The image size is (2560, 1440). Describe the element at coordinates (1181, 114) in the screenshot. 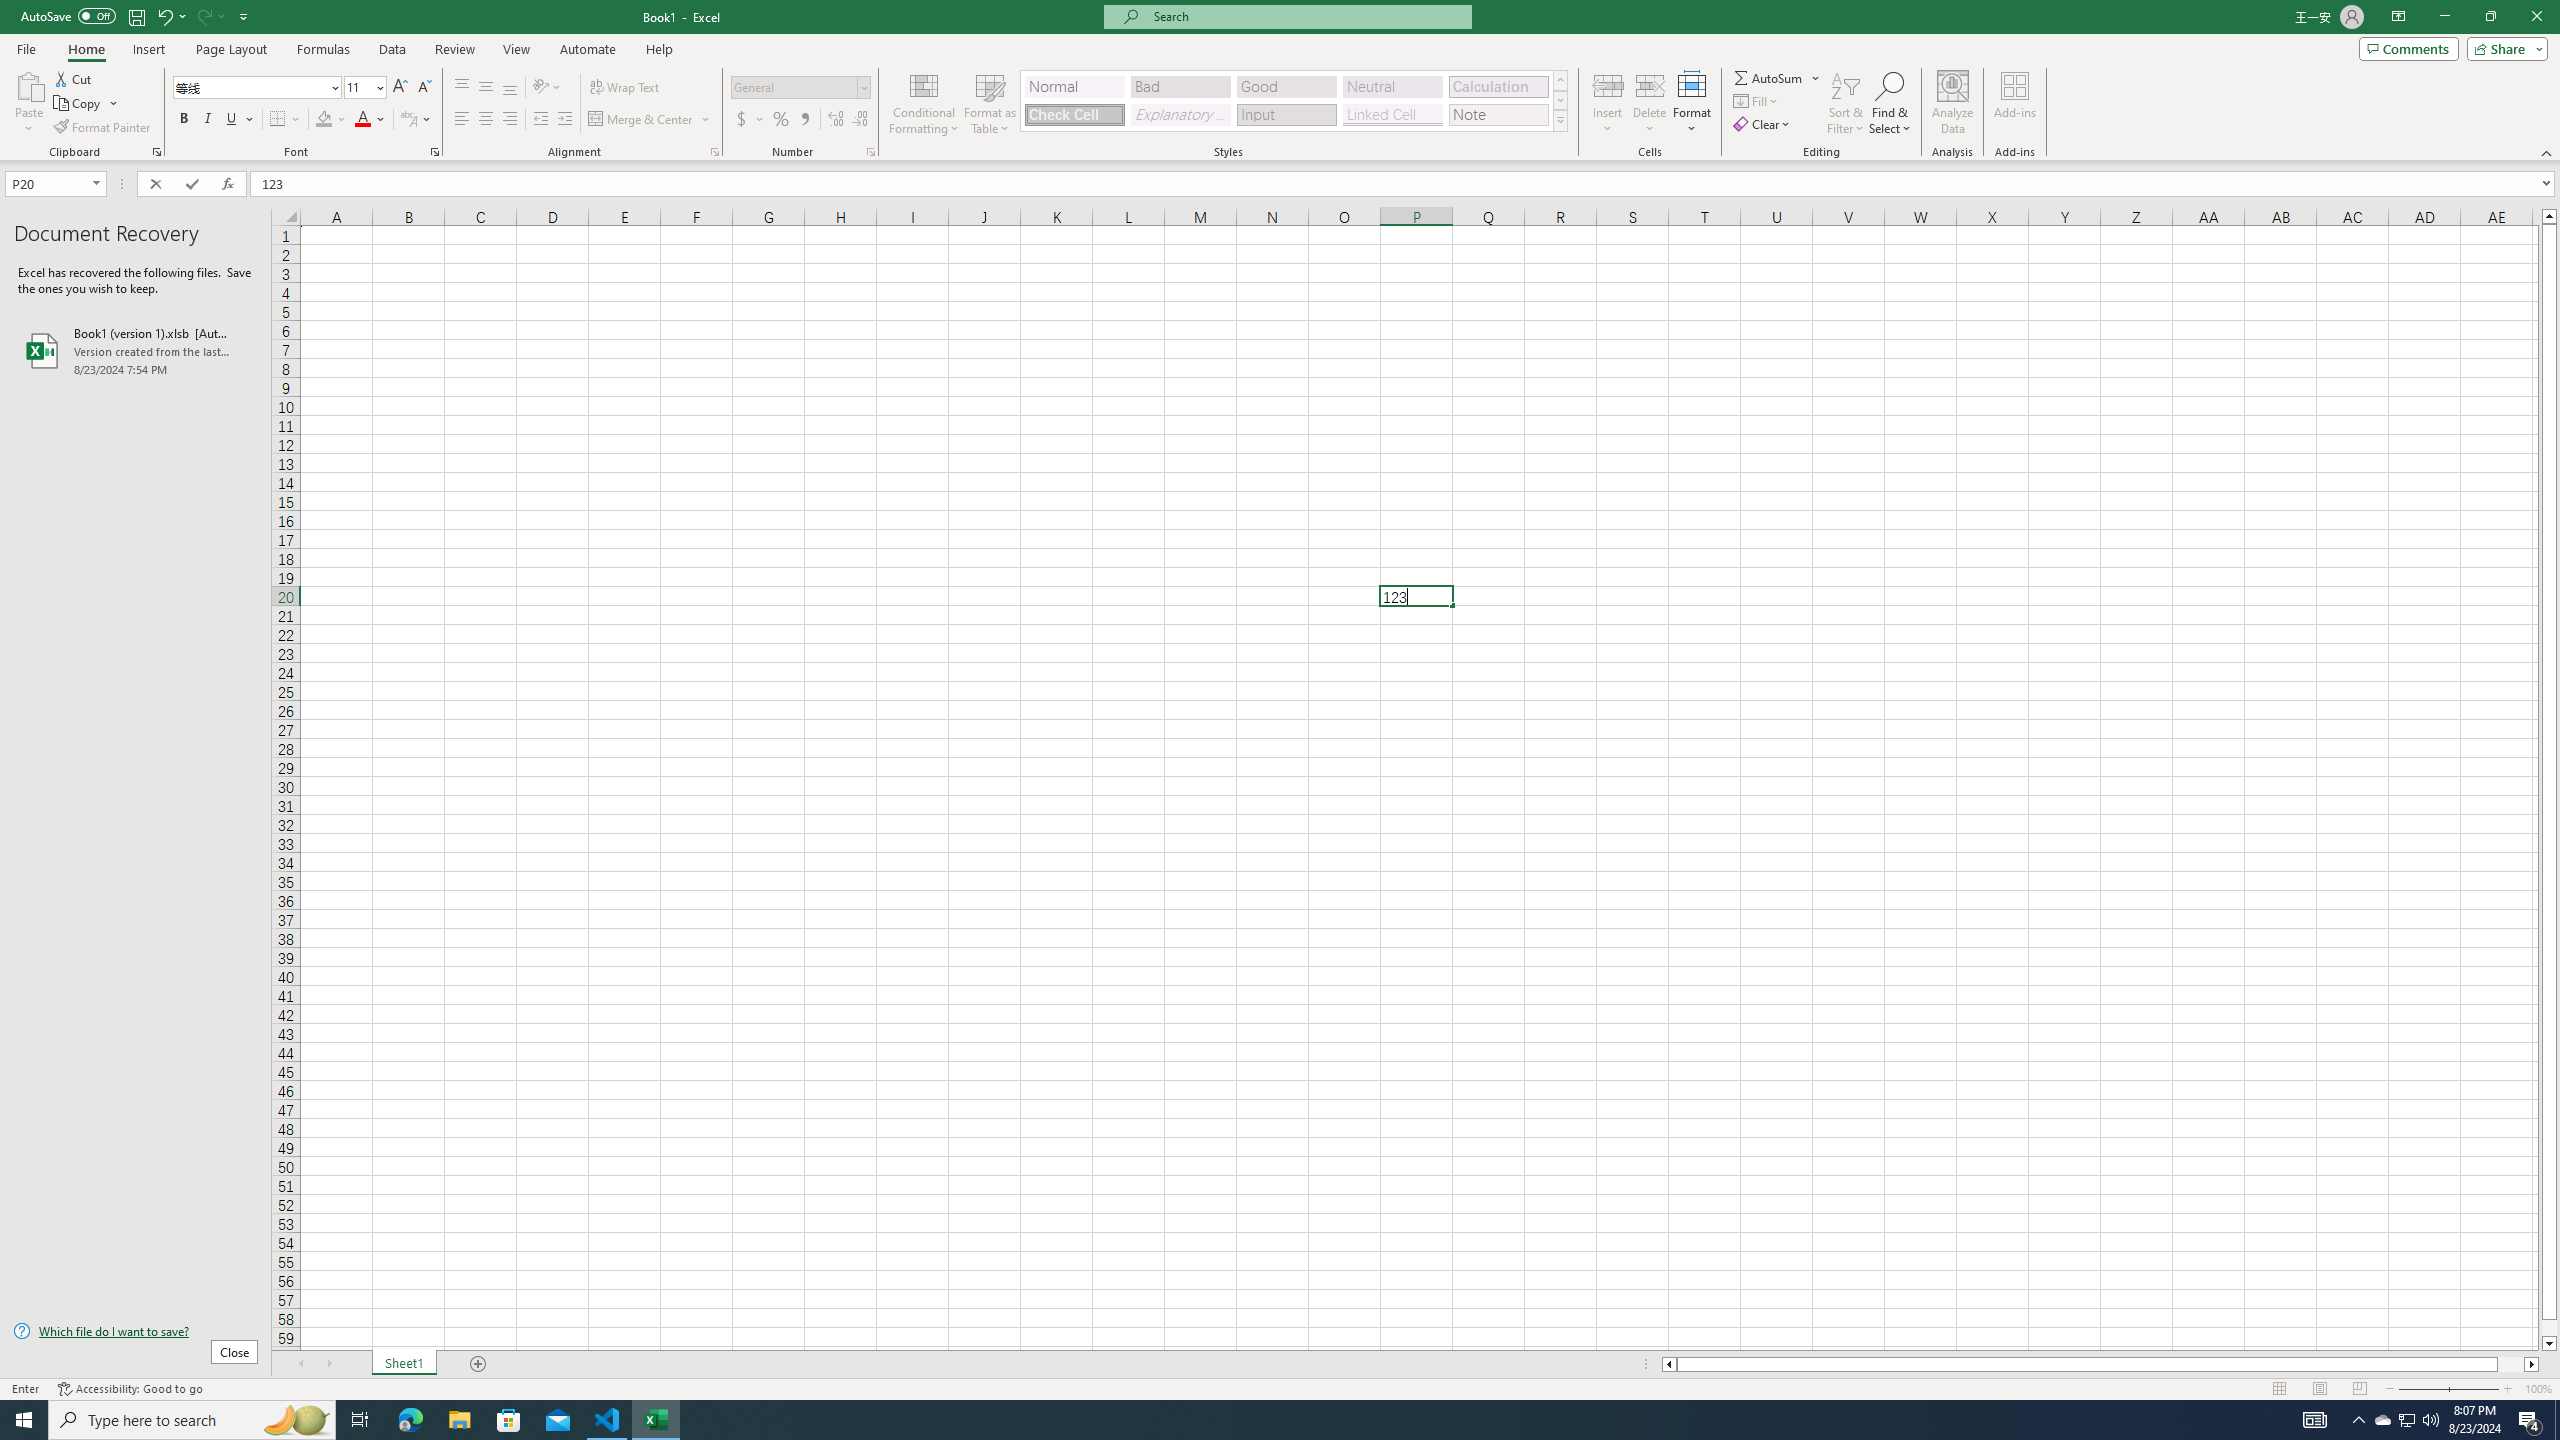

I see `'Explanatory Text'` at that location.